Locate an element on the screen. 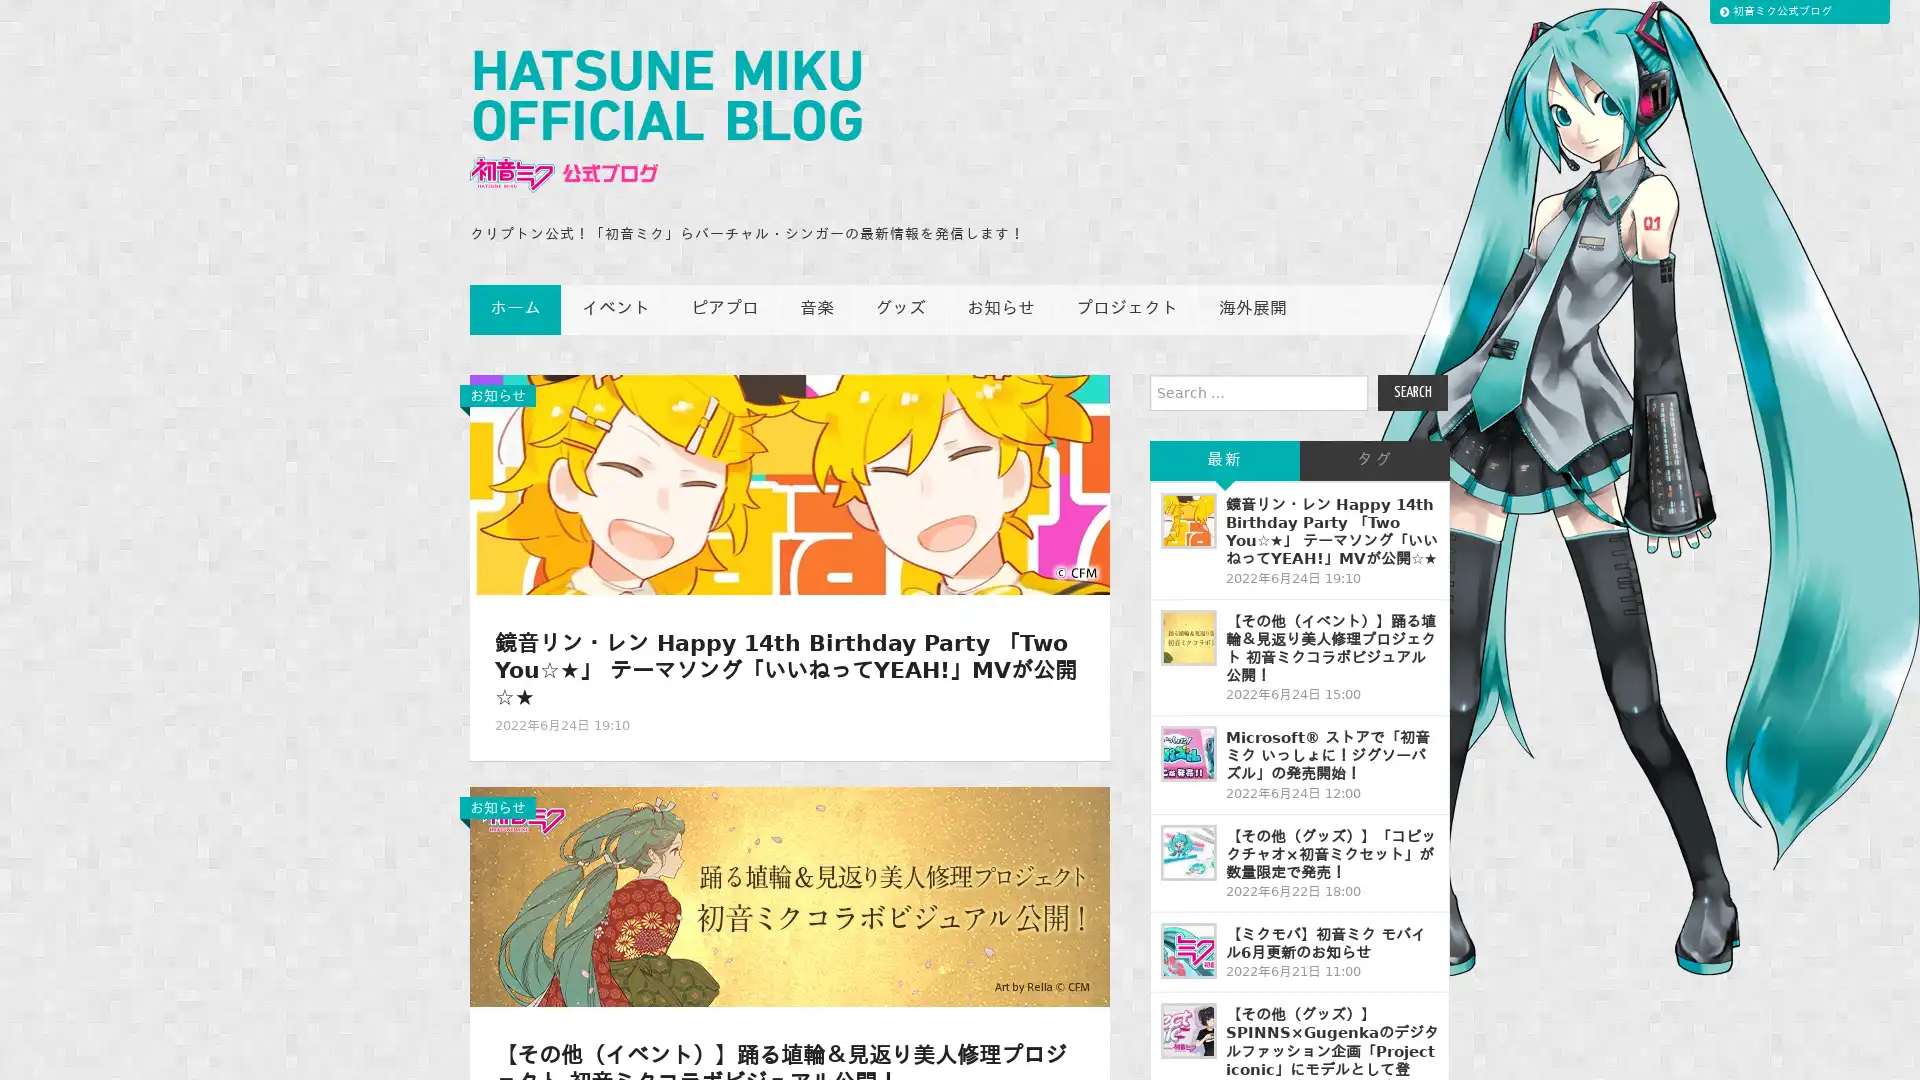 This screenshot has width=1920, height=1080. Search is located at coordinates (1411, 393).